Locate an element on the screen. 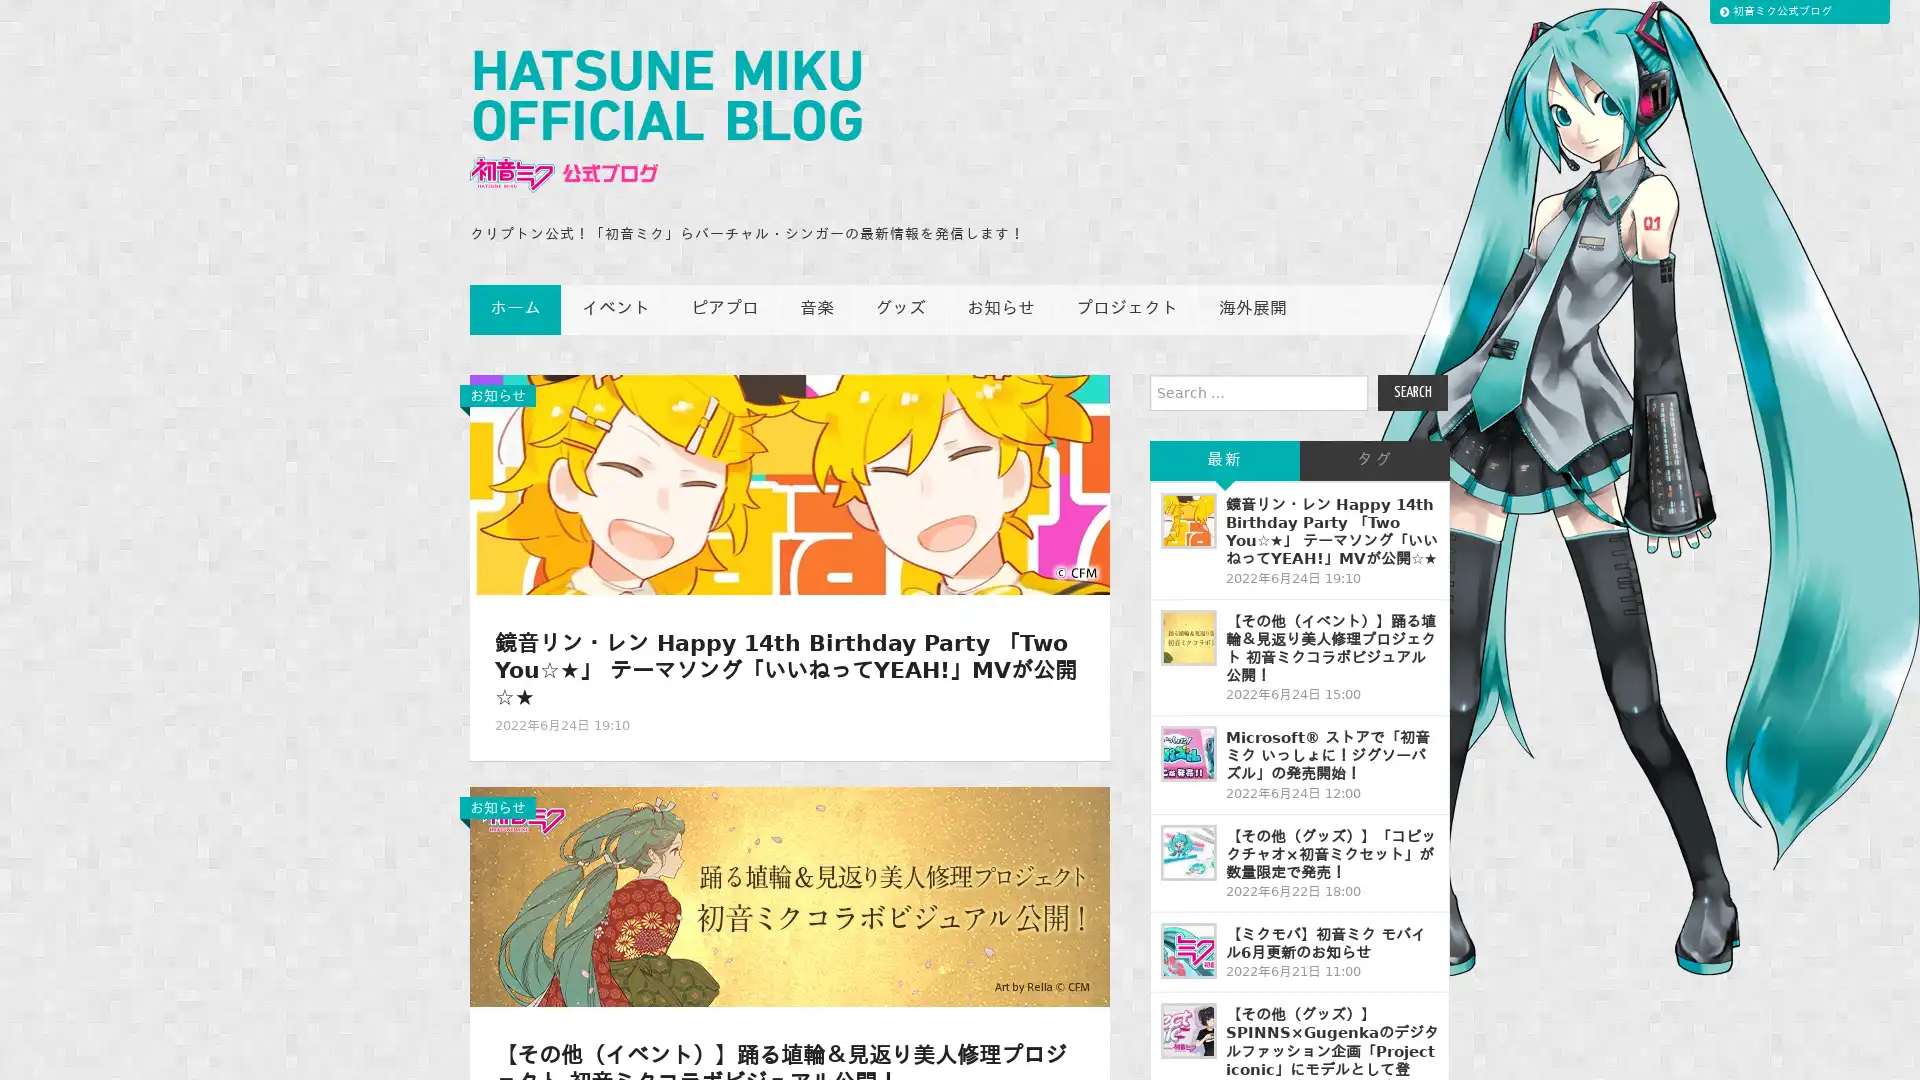 This screenshot has width=1920, height=1080. Search is located at coordinates (1411, 393).